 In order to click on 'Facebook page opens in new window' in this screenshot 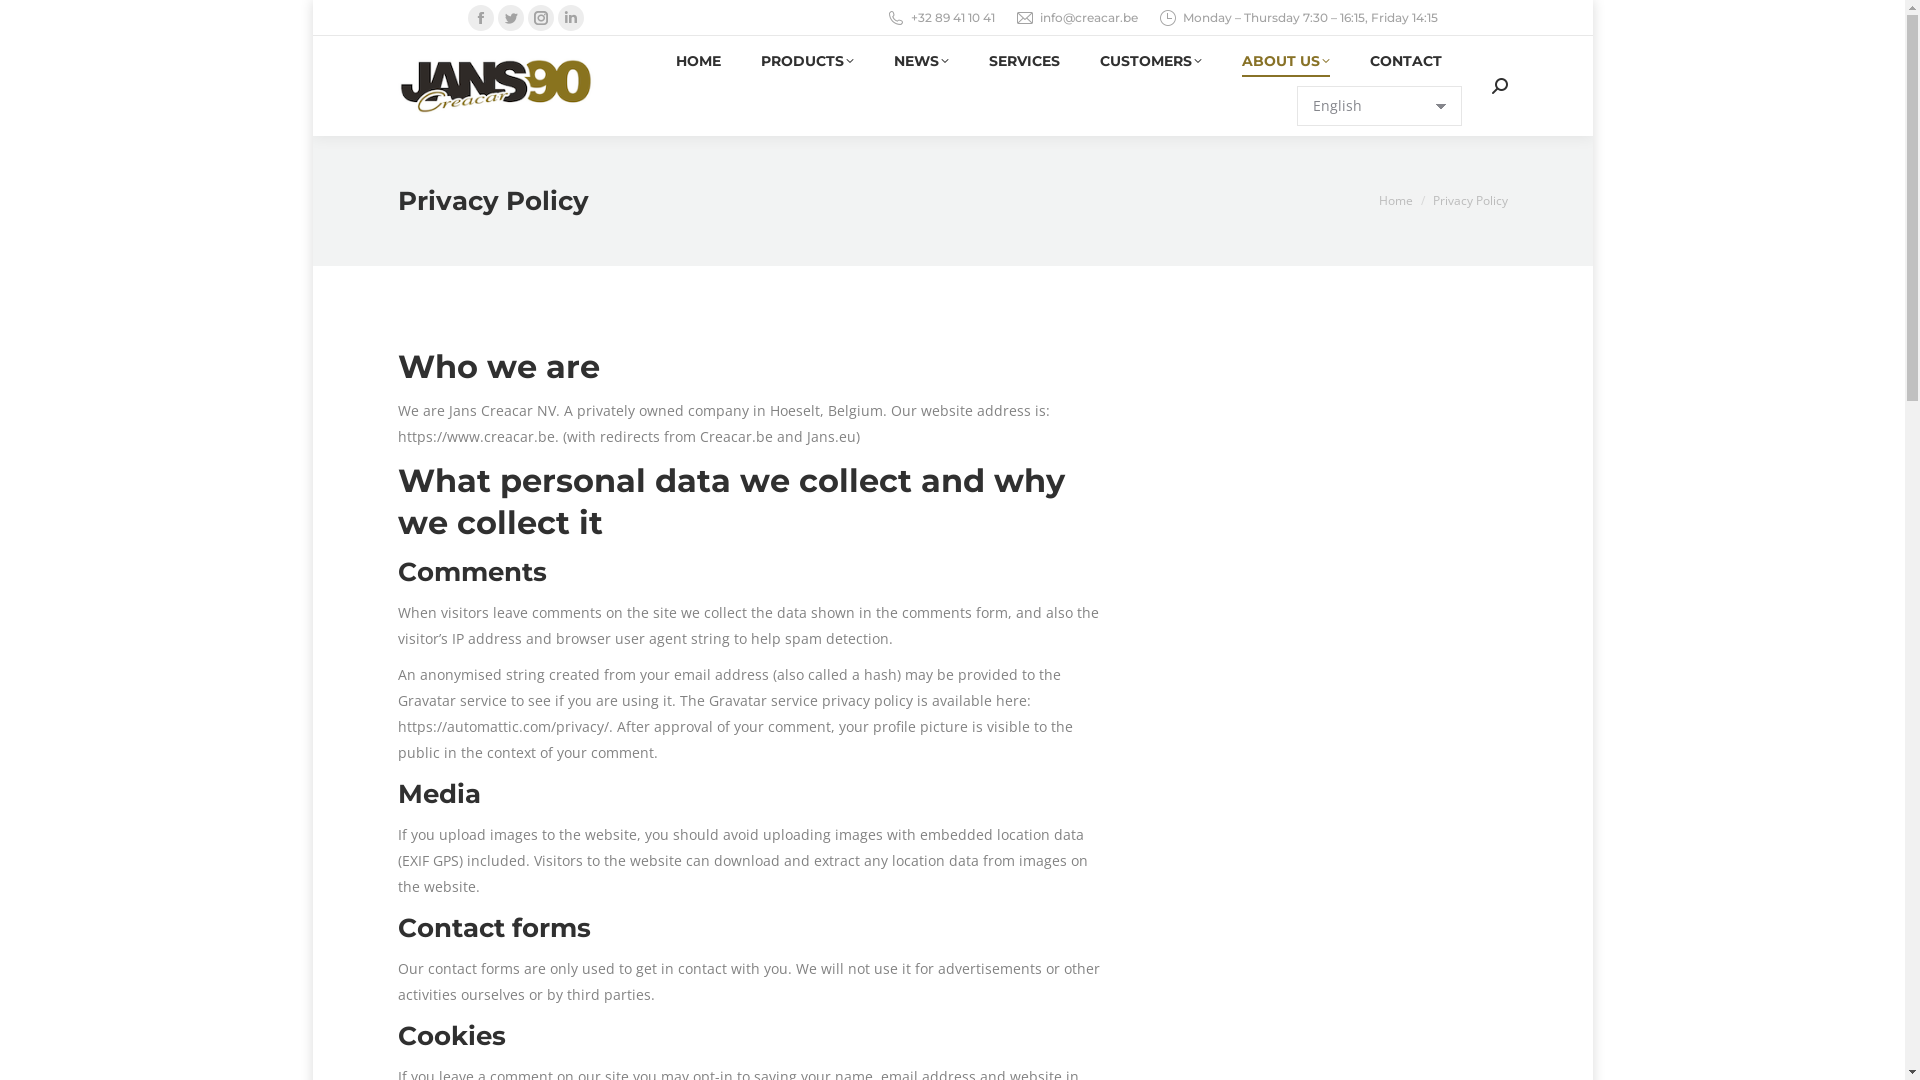, I will do `click(480, 18)`.